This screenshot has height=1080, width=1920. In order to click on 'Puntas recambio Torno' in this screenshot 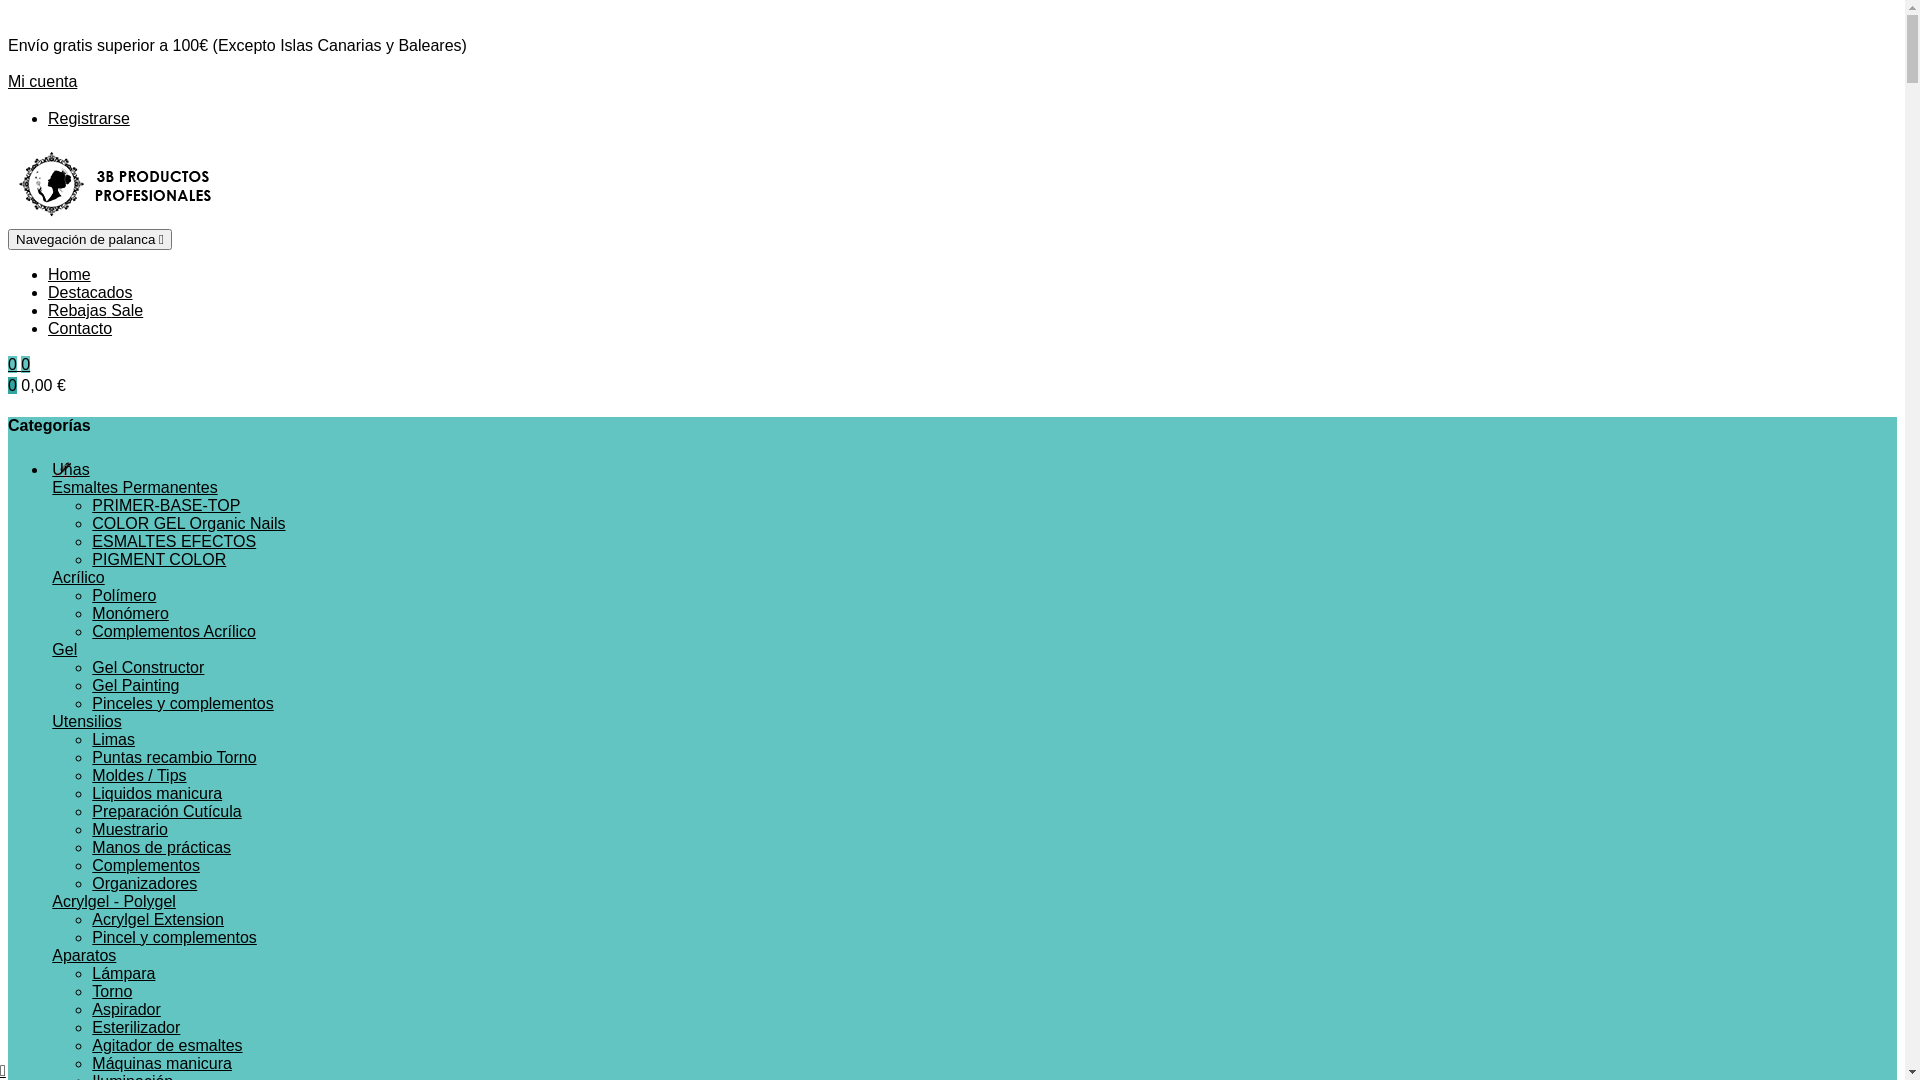, I will do `click(173, 757)`.